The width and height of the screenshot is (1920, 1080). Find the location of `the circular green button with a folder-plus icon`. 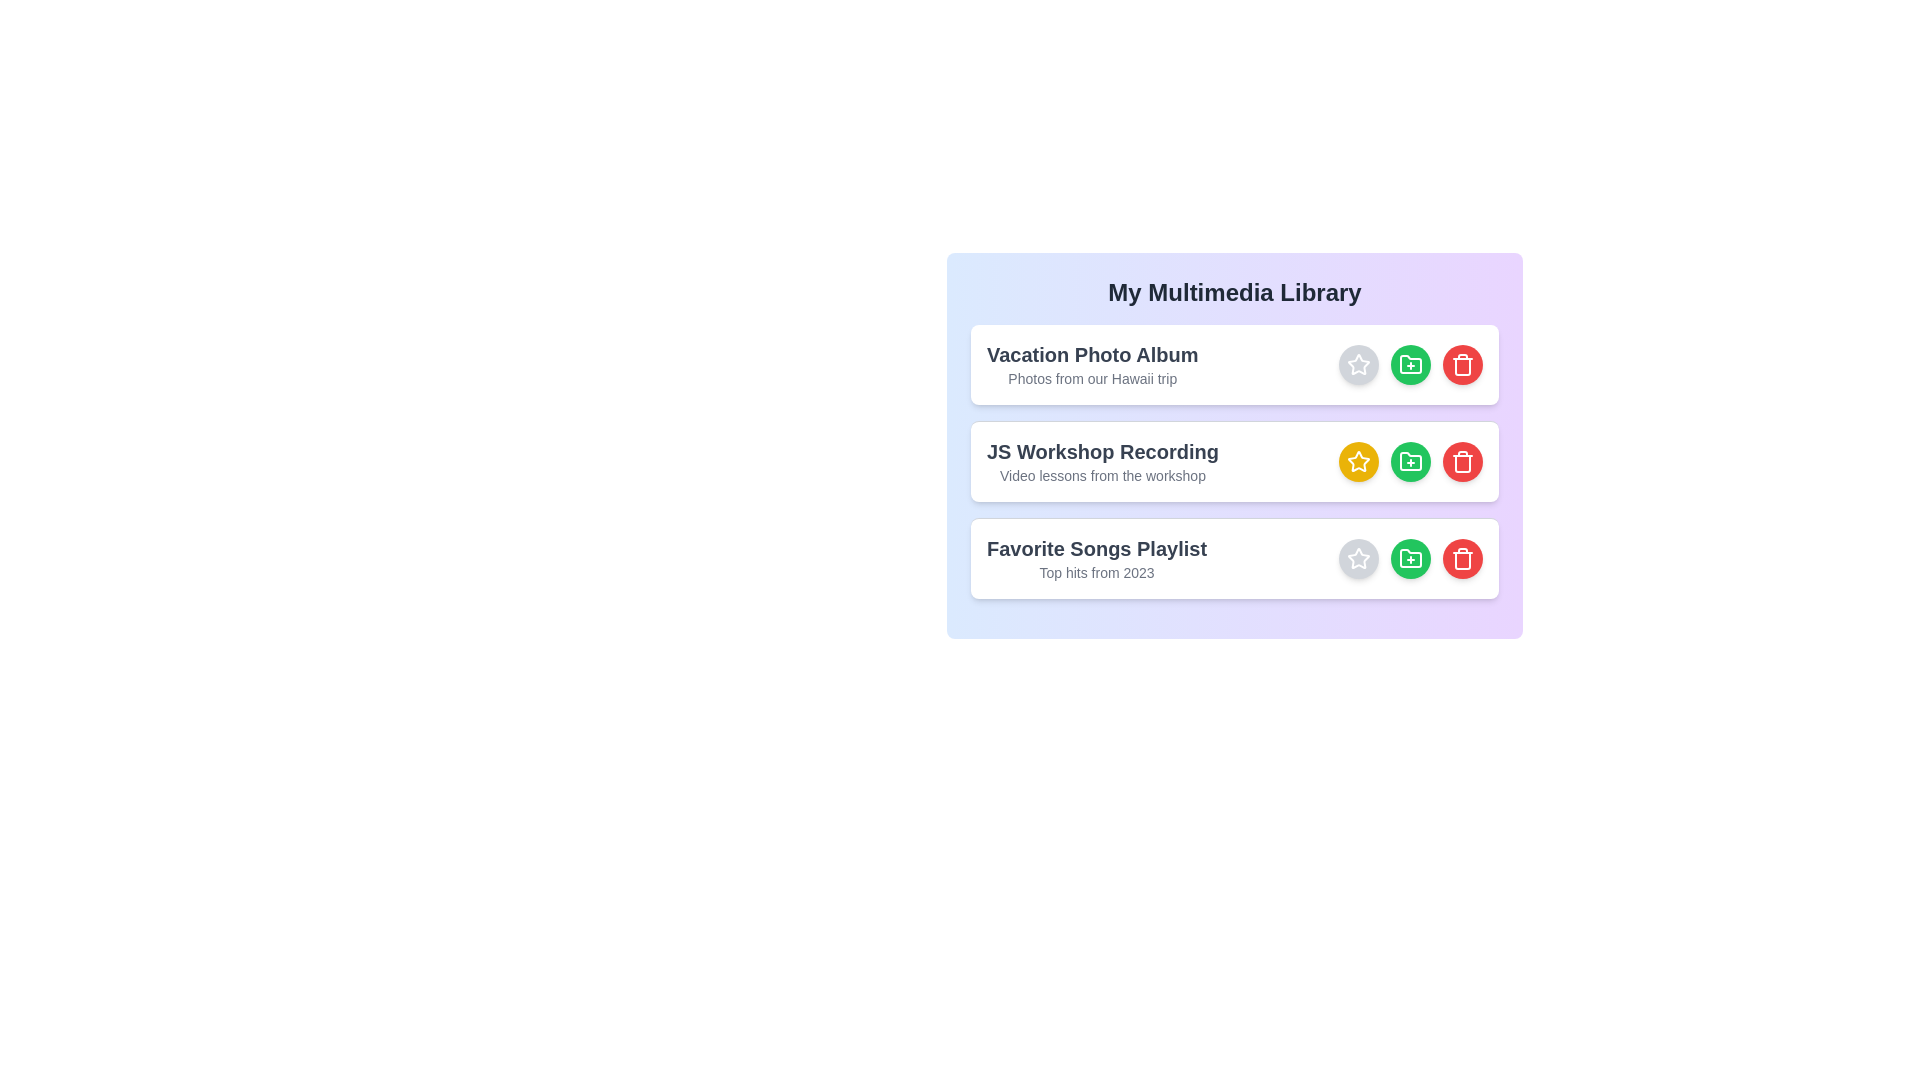

the circular green button with a folder-plus icon is located at coordinates (1410, 462).